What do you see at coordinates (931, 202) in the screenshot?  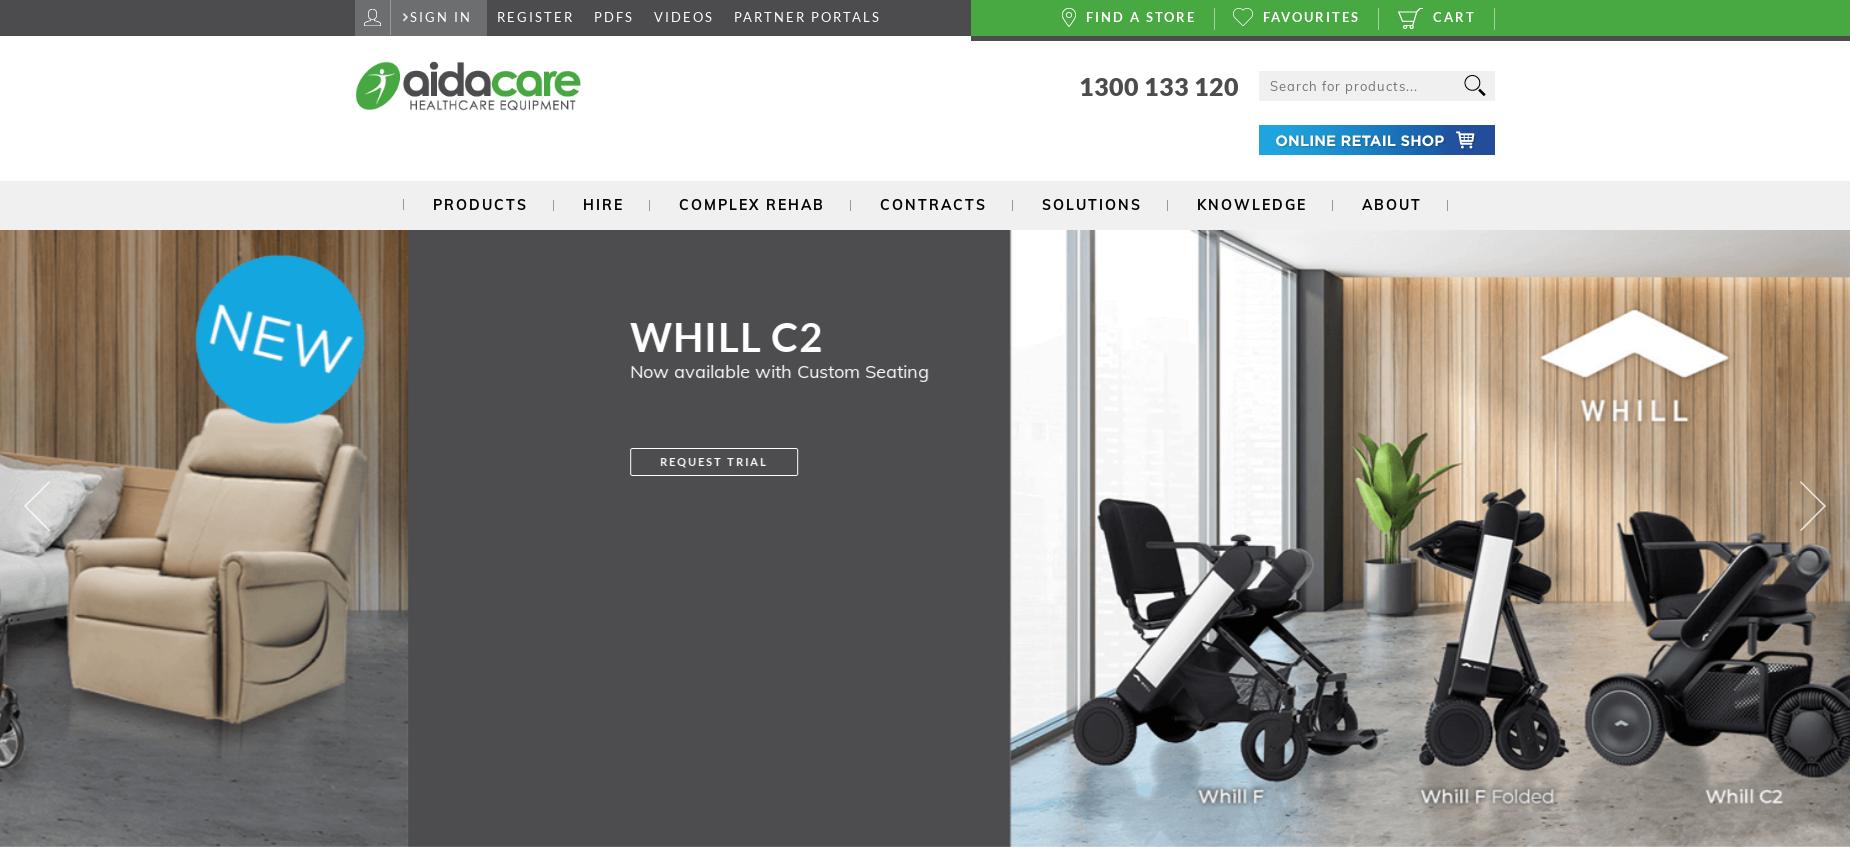 I see `'Contracts'` at bounding box center [931, 202].